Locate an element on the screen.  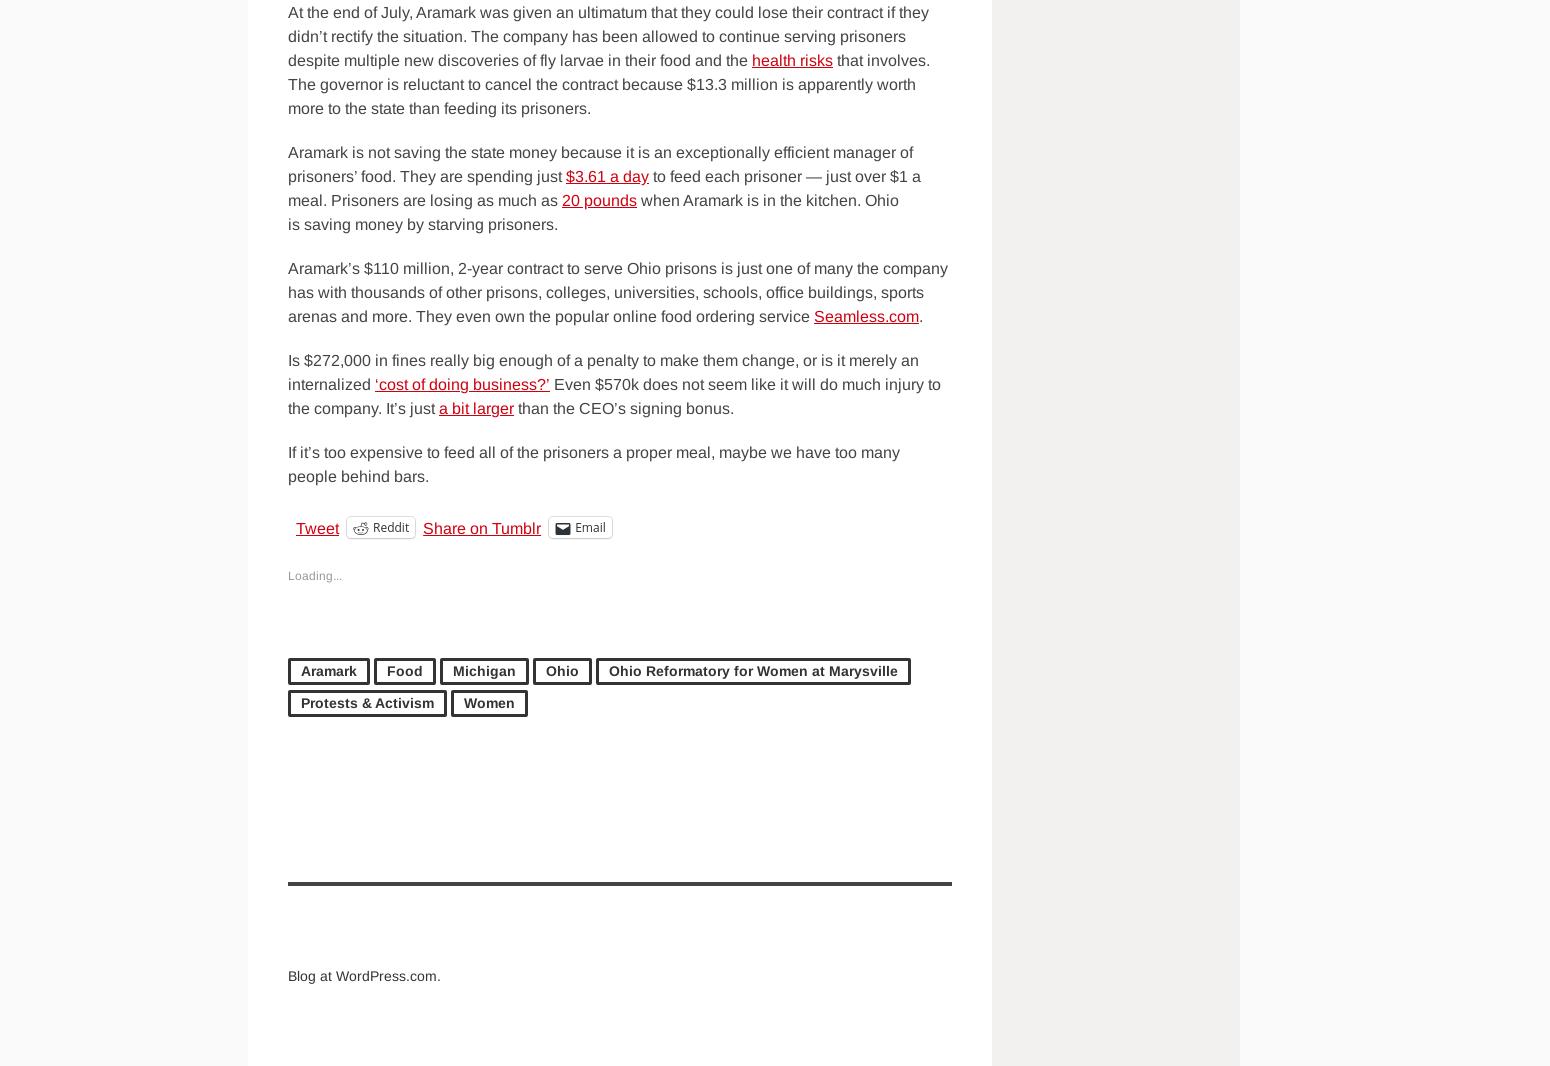
'Tweet' is located at coordinates (296, 528).